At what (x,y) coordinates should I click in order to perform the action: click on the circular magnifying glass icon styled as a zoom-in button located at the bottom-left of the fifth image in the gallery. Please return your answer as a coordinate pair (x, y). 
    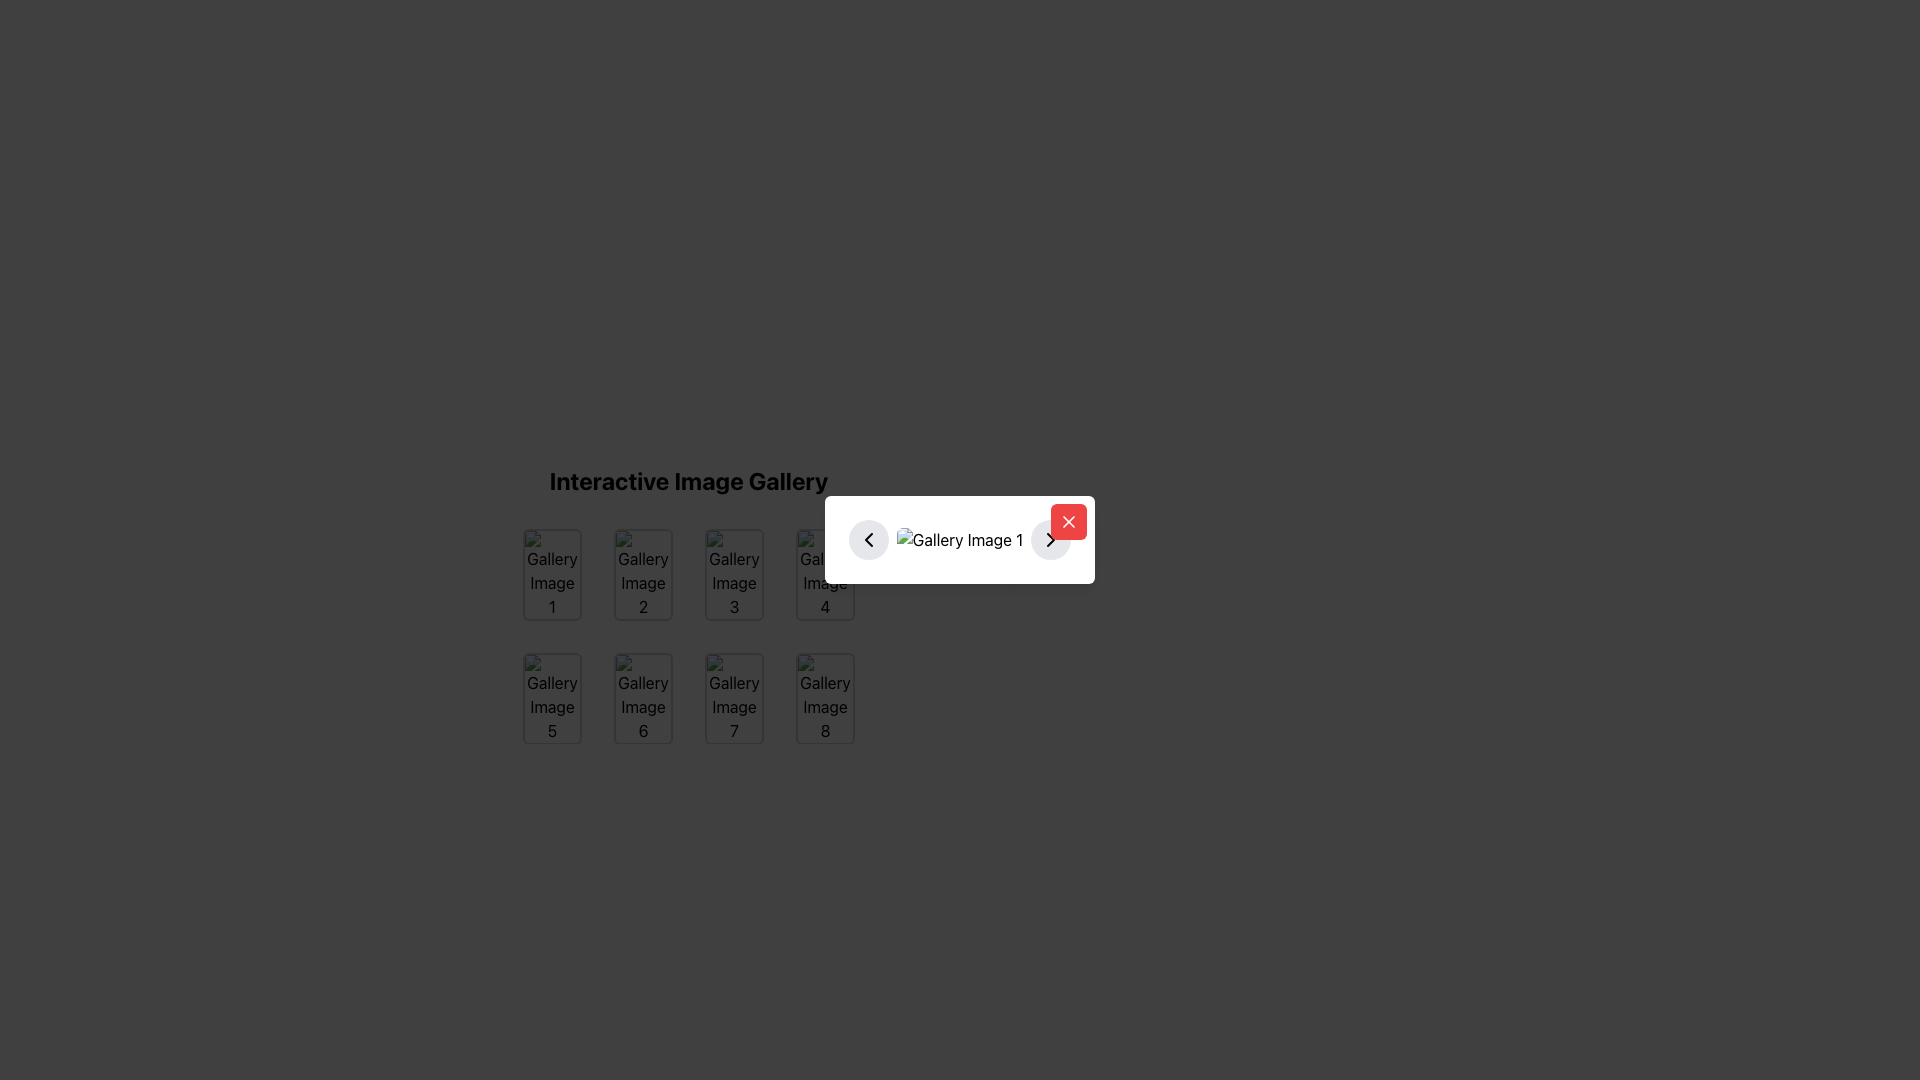
    Looking at the image, I should click on (552, 697).